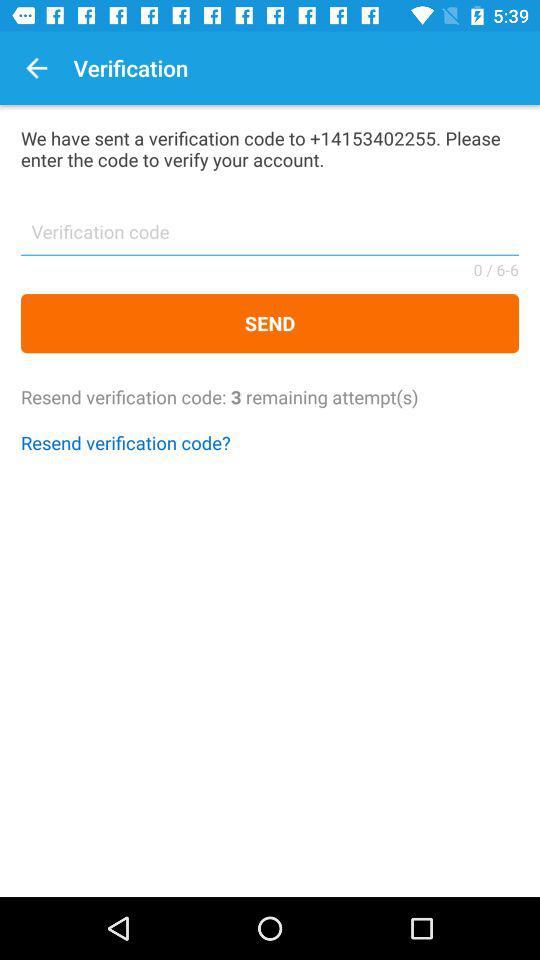 The width and height of the screenshot is (540, 960). What do you see at coordinates (270, 238) in the screenshot?
I see `icon above send icon` at bounding box center [270, 238].